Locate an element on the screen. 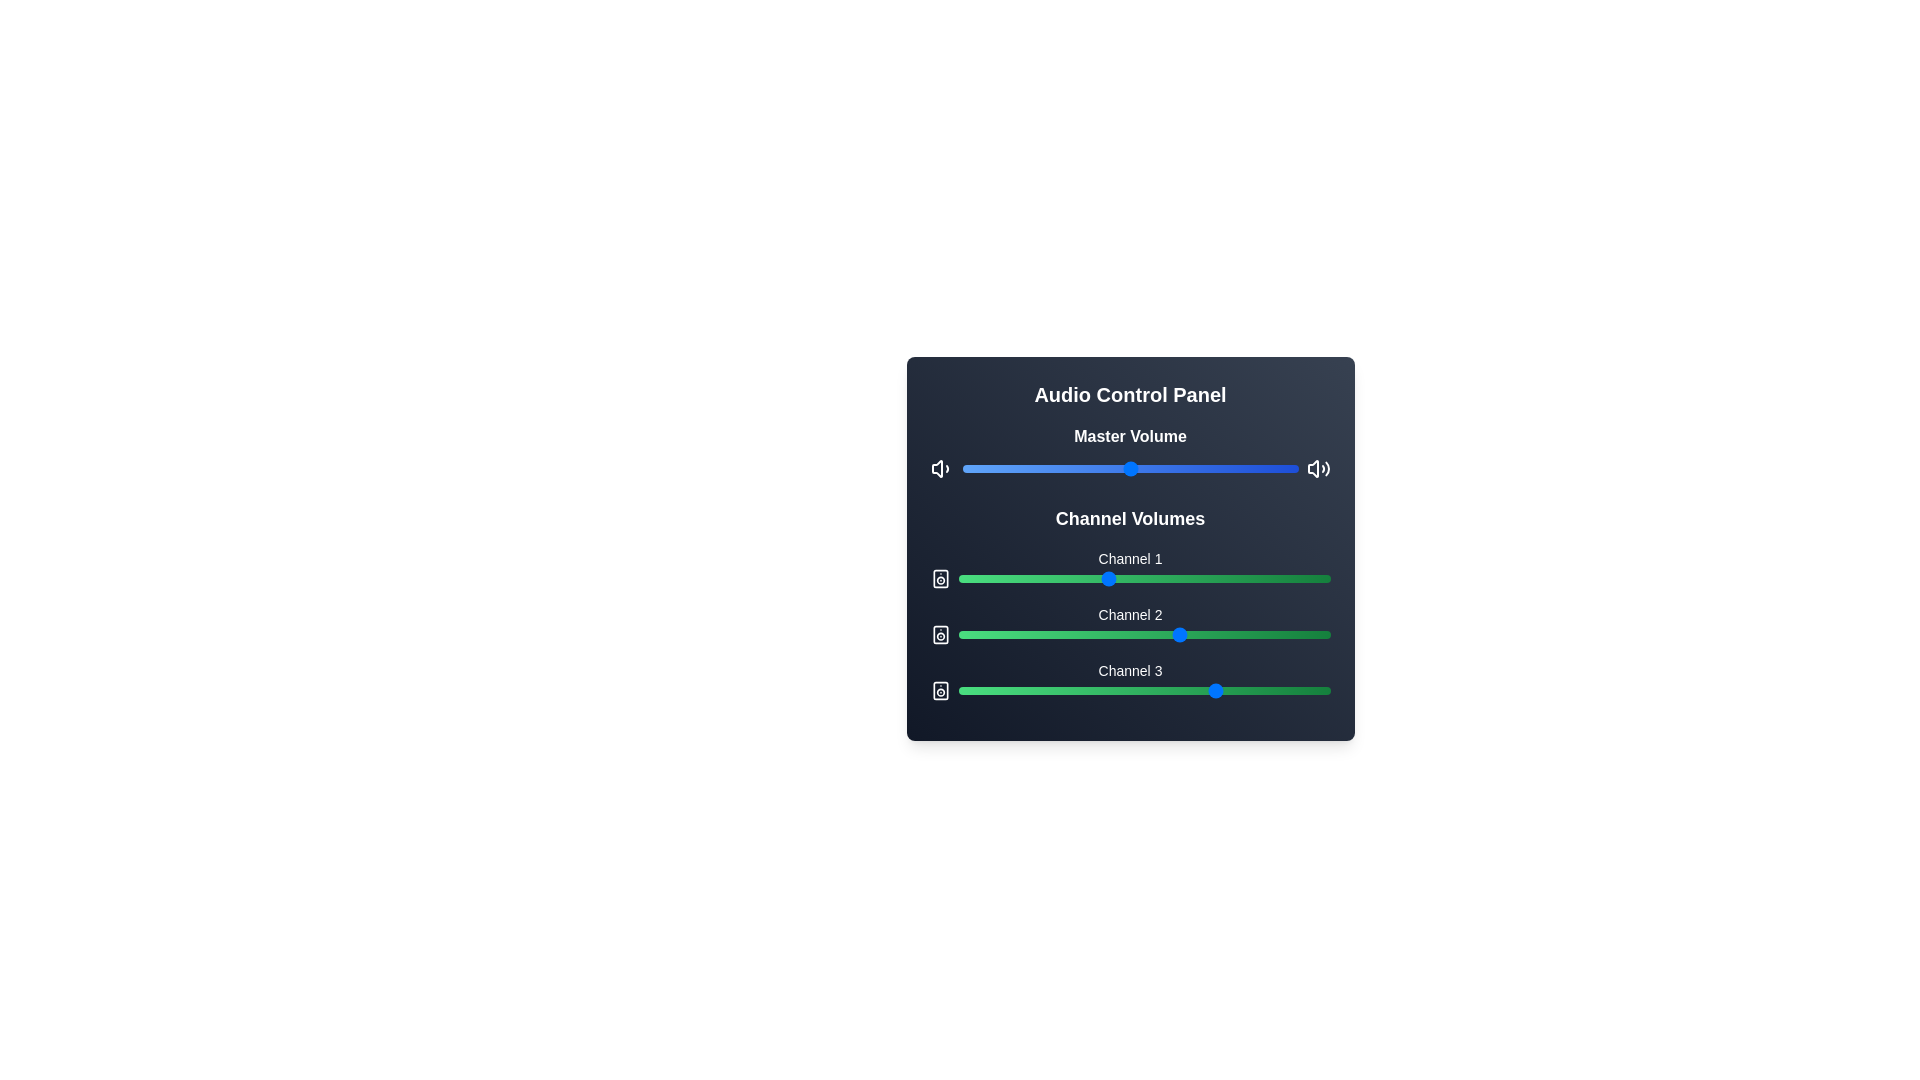  the text label reading 'Channel 3', which is styled with a small-sized font and medium weight, located beneath the 'Channel Volumes' heading and aligned with the volume slider for 'Channel 3' is located at coordinates (1130, 671).